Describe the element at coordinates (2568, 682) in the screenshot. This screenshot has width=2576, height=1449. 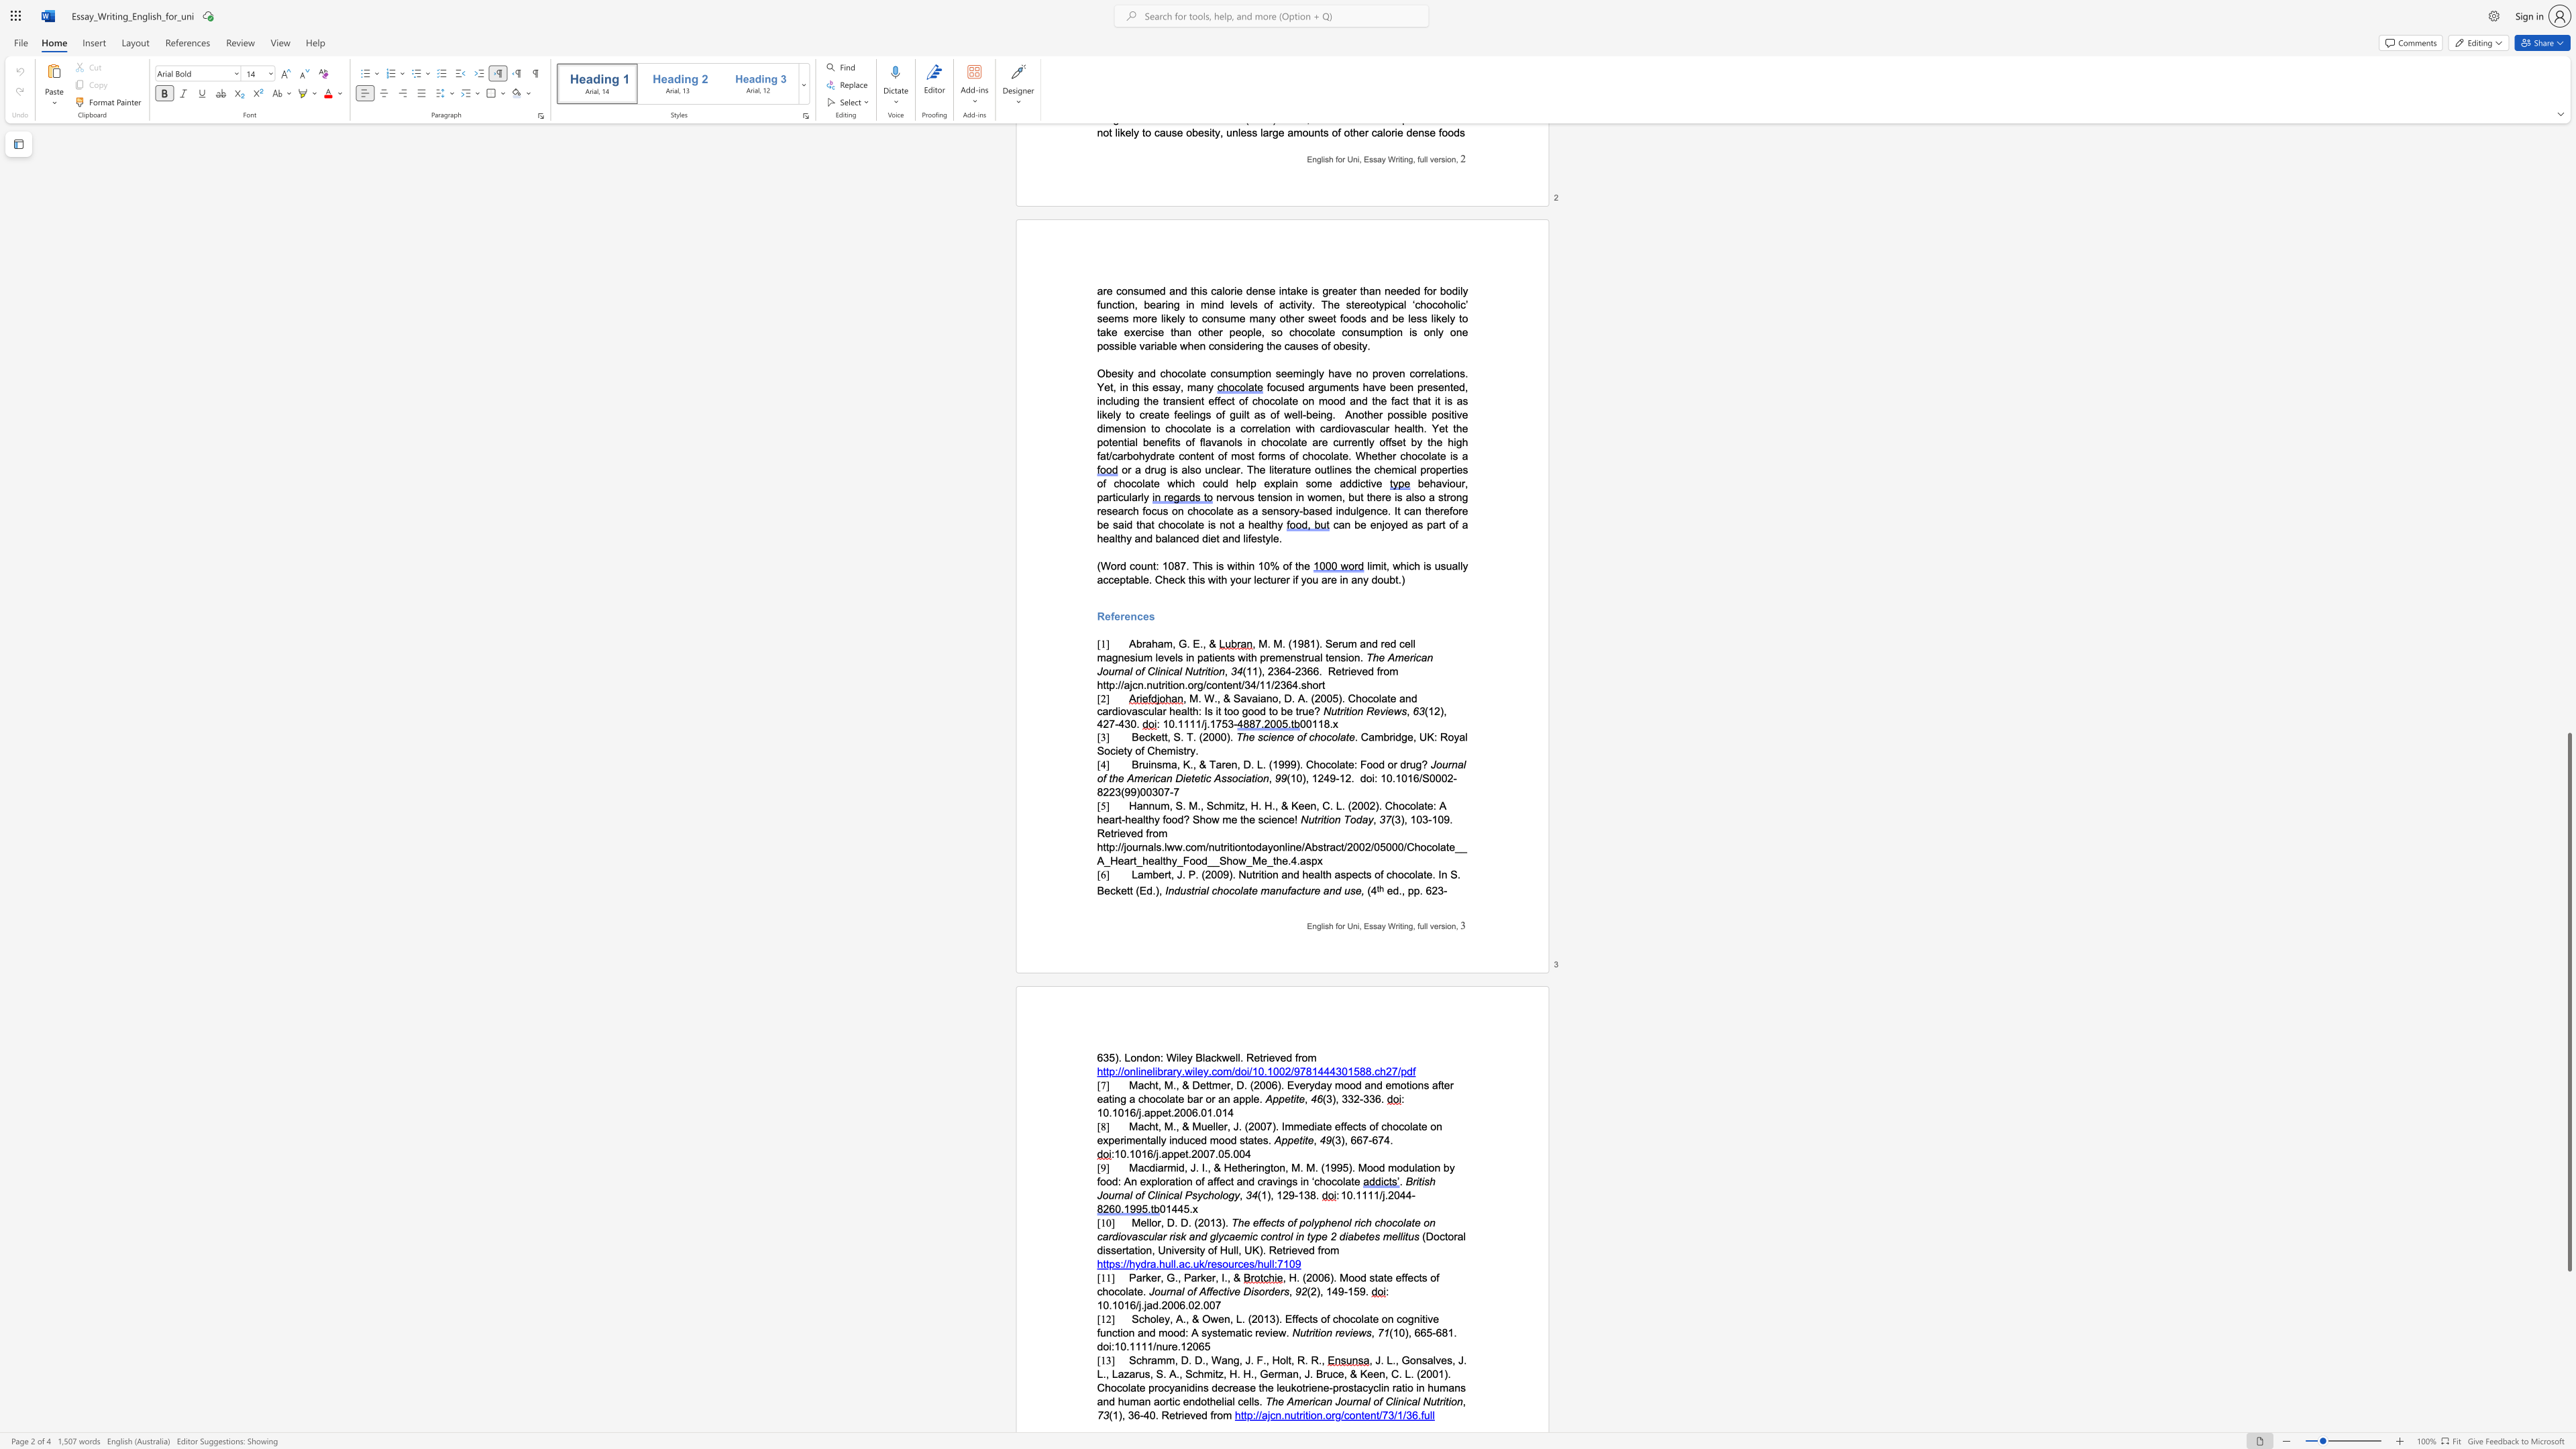
I see `the scrollbar on the right to move the page upward` at that location.